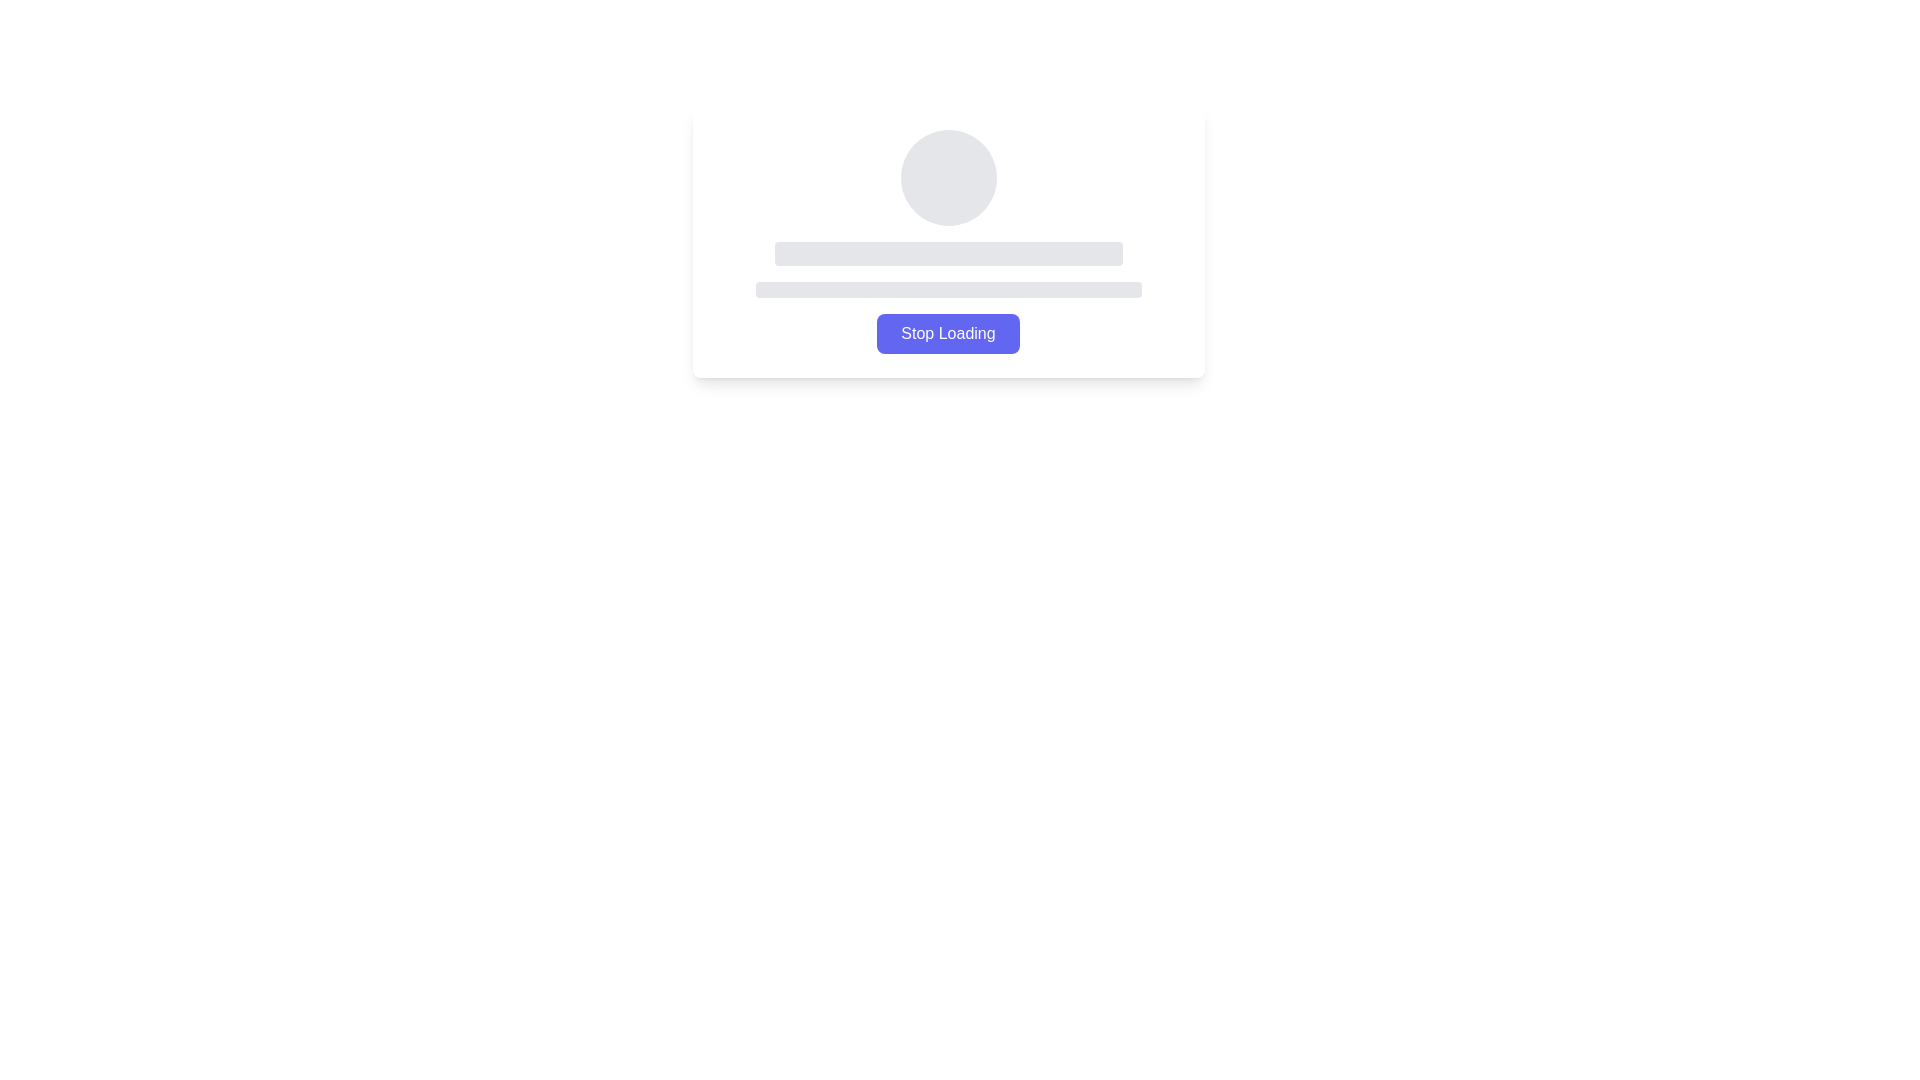  What do you see at coordinates (947, 289) in the screenshot?
I see `the skeleton loader element, which is a light gray horizontal rectangle with rounded corners, positioned below a larger rectangle and above a 'Stop Loading' button` at bounding box center [947, 289].